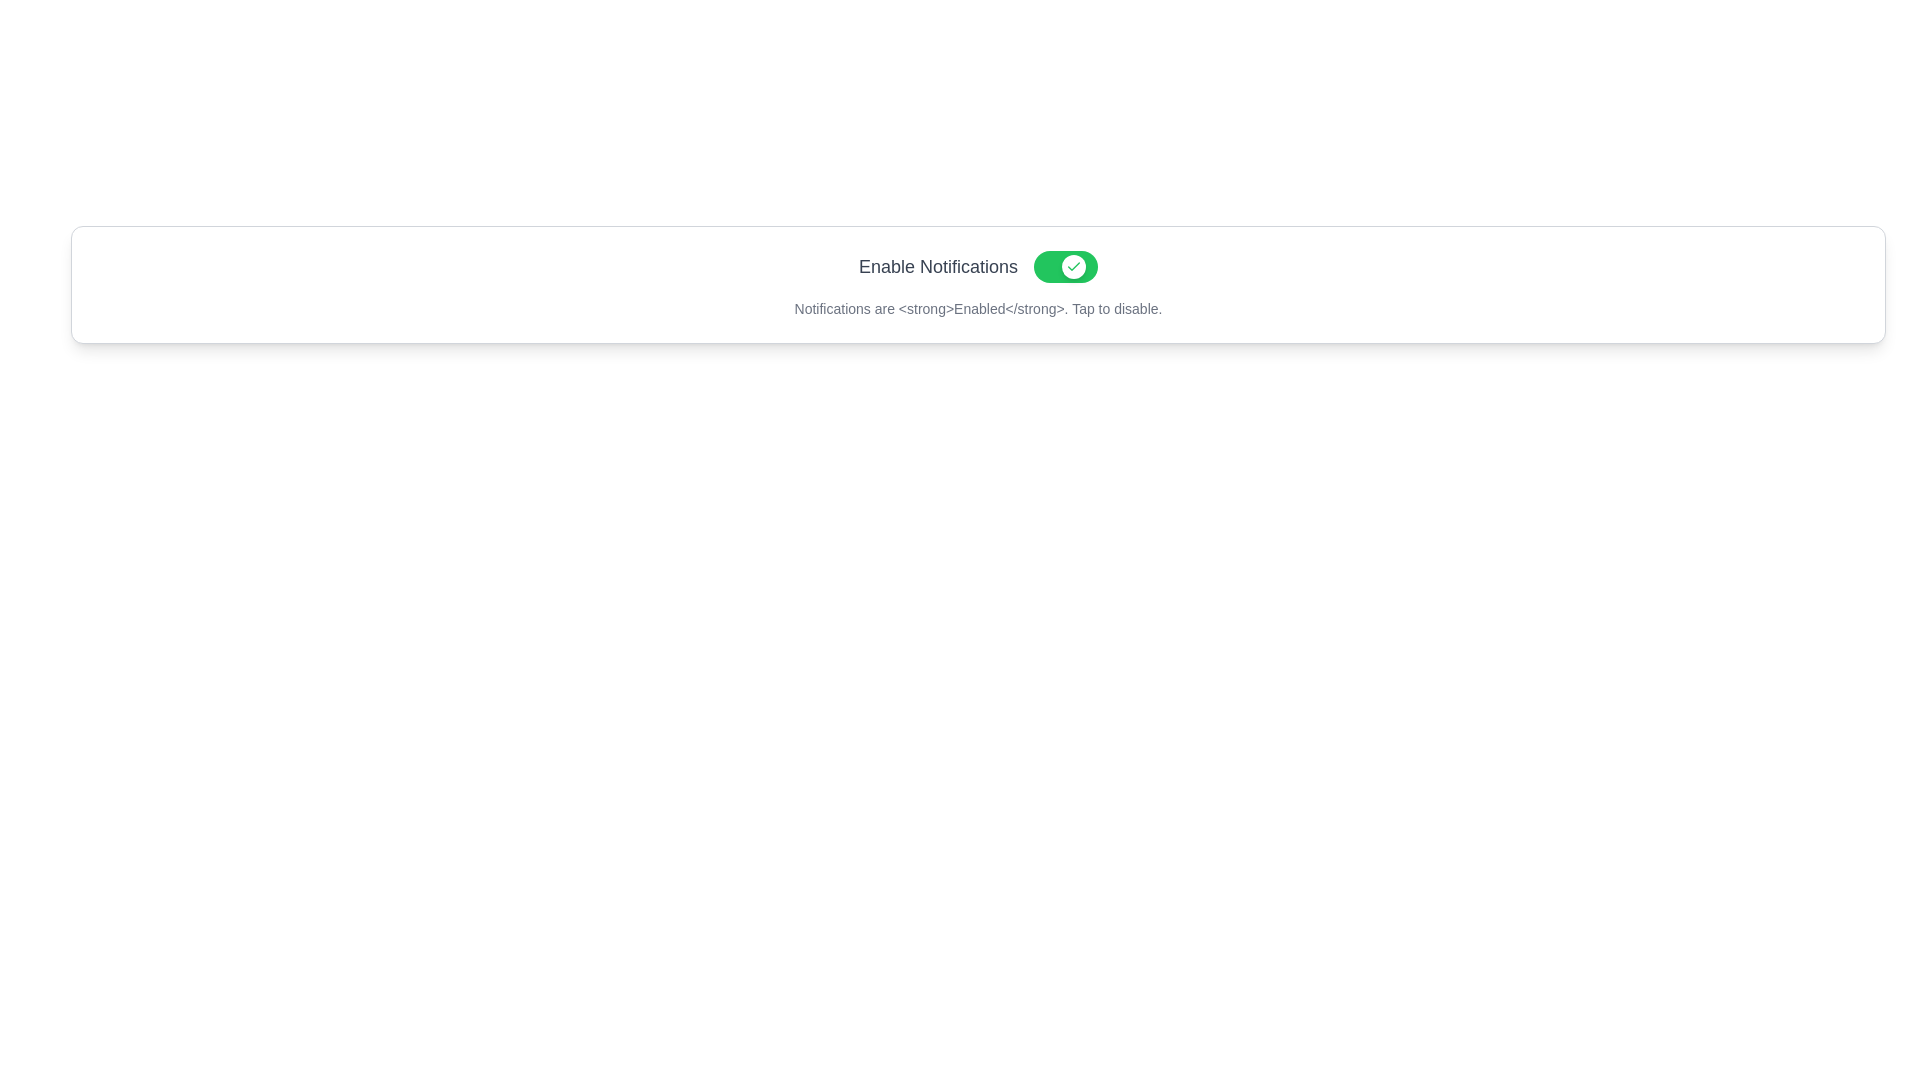 This screenshot has height=1080, width=1920. I want to click on text block stating 'Notifications are Enabled. Tap to disable.' which is located below the toggle switch labeled 'Enable Notifications', so click(978, 308).